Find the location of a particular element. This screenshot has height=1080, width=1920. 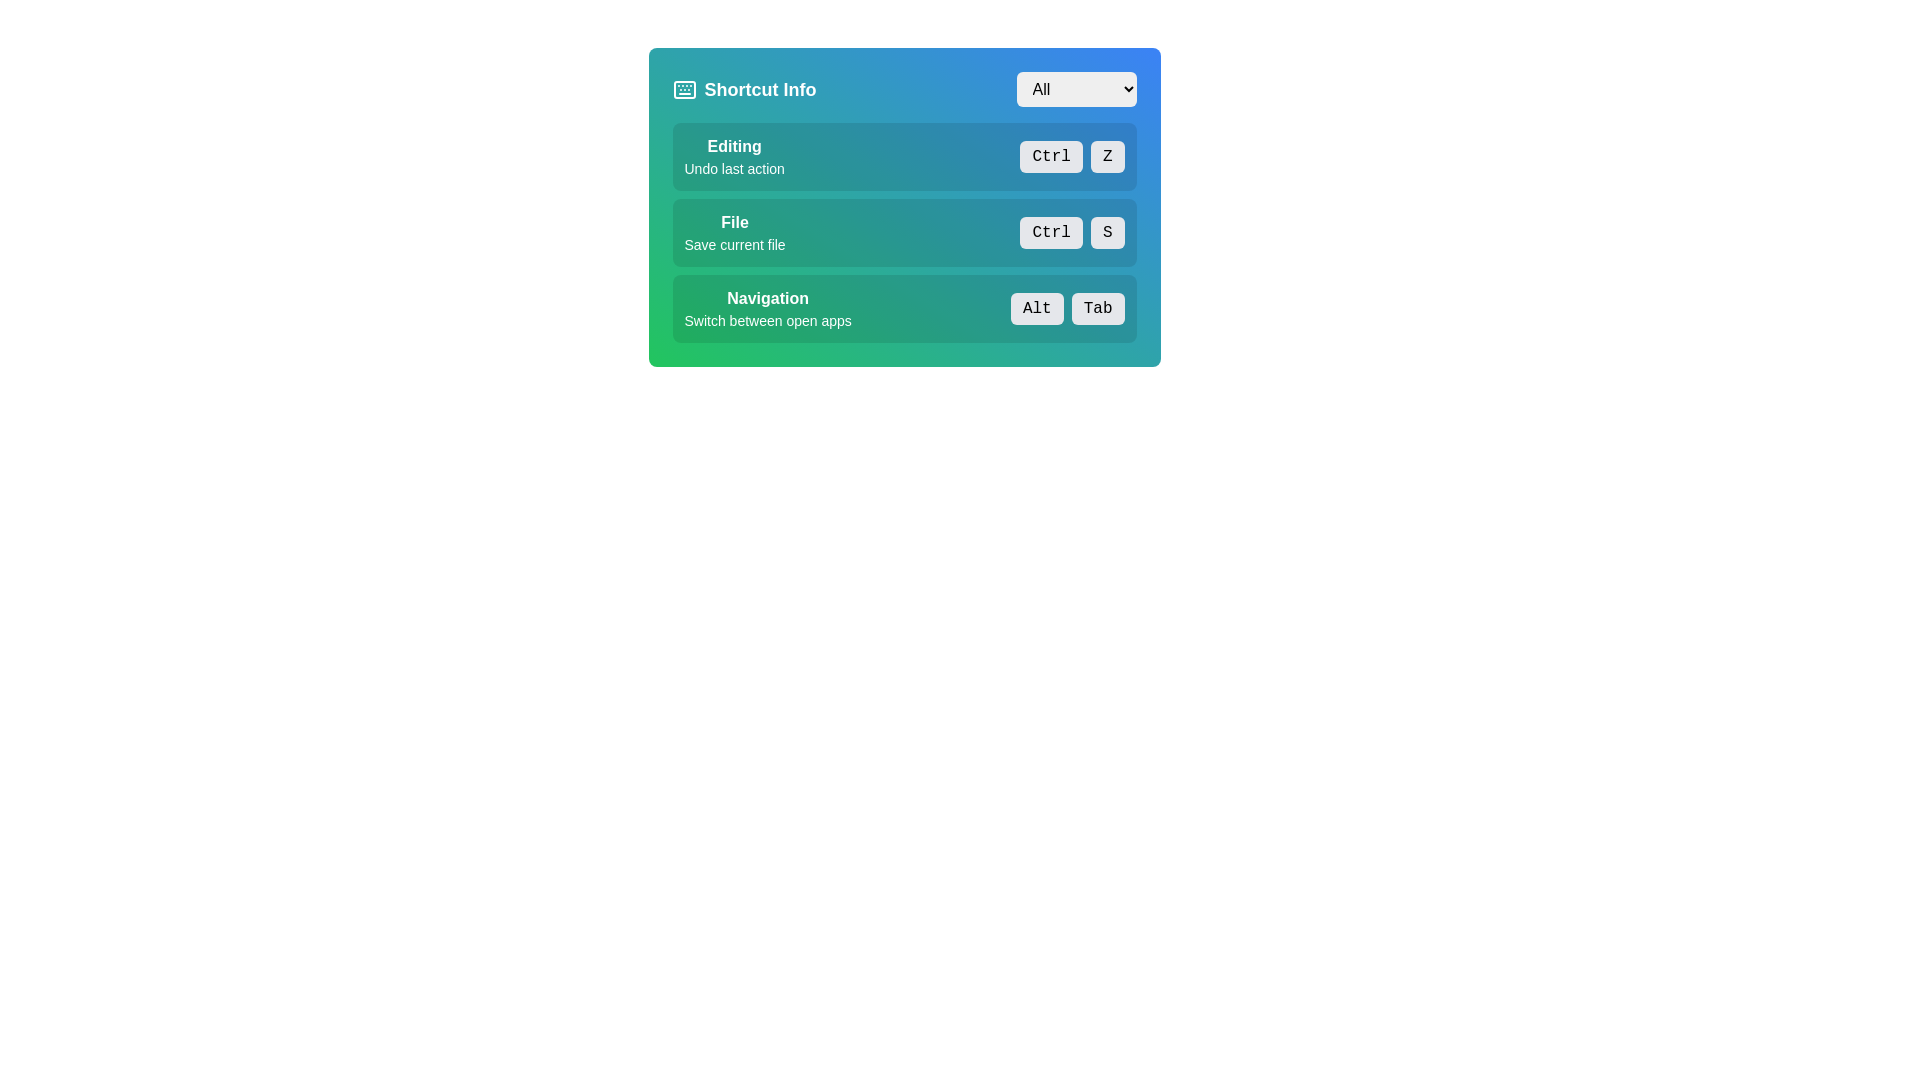

the pill-shaped button with a light gray background and black text reading 'Ctrl' located in the 'Editing' row of the 'Shortcut Info' section is located at coordinates (1050, 156).